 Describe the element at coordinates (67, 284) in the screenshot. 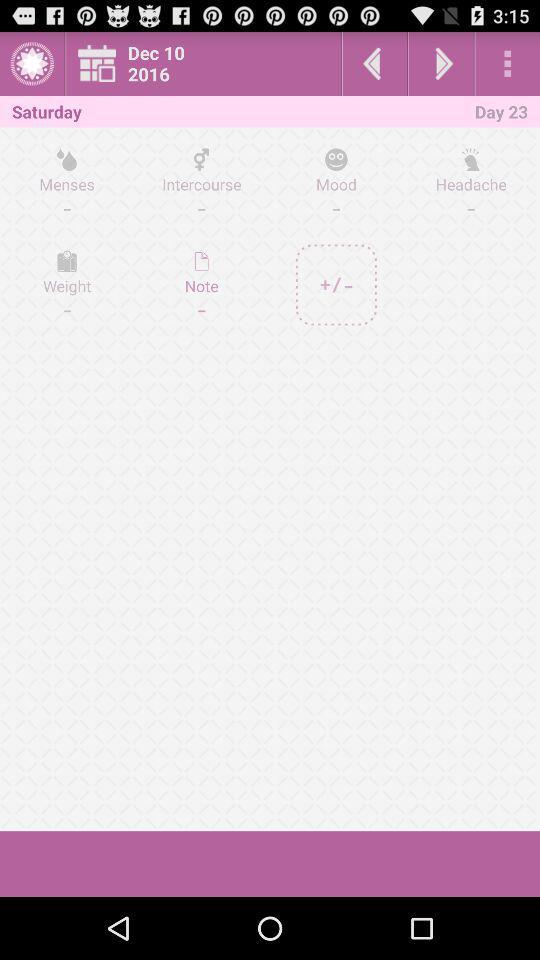

I see `the weight` at that location.